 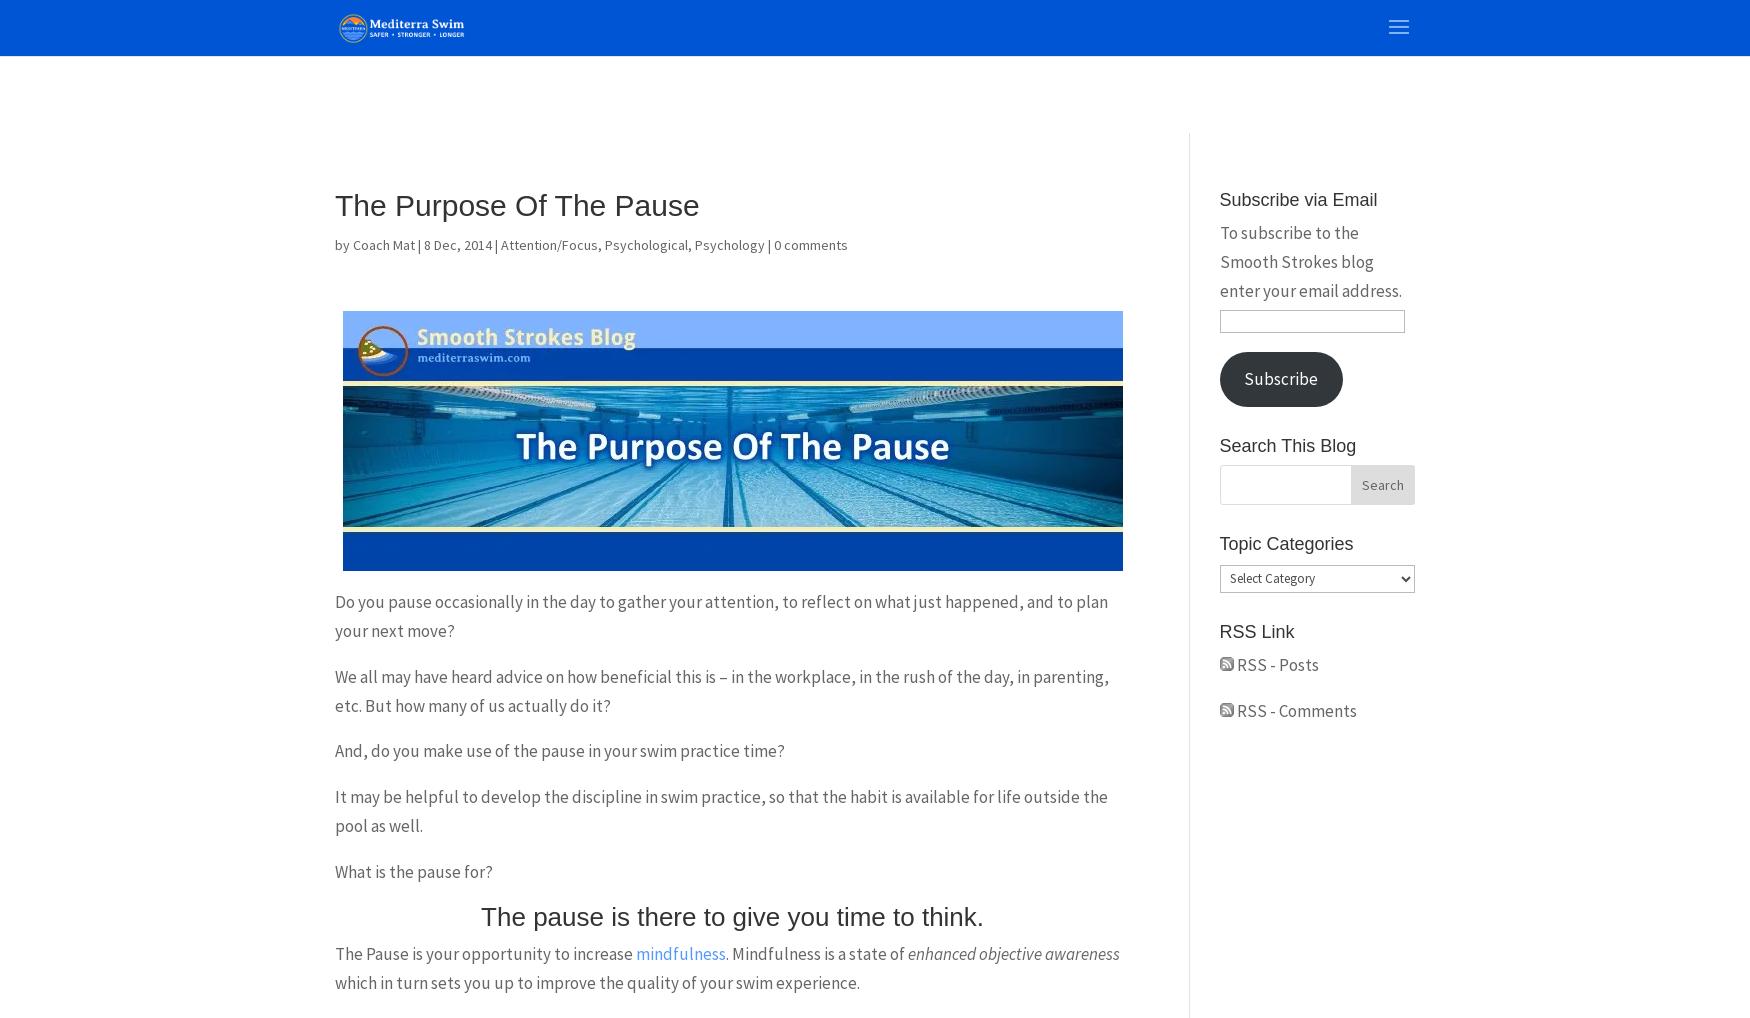 What do you see at coordinates (1286, 444) in the screenshot?
I see `'Search This Blog'` at bounding box center [1286, 444].